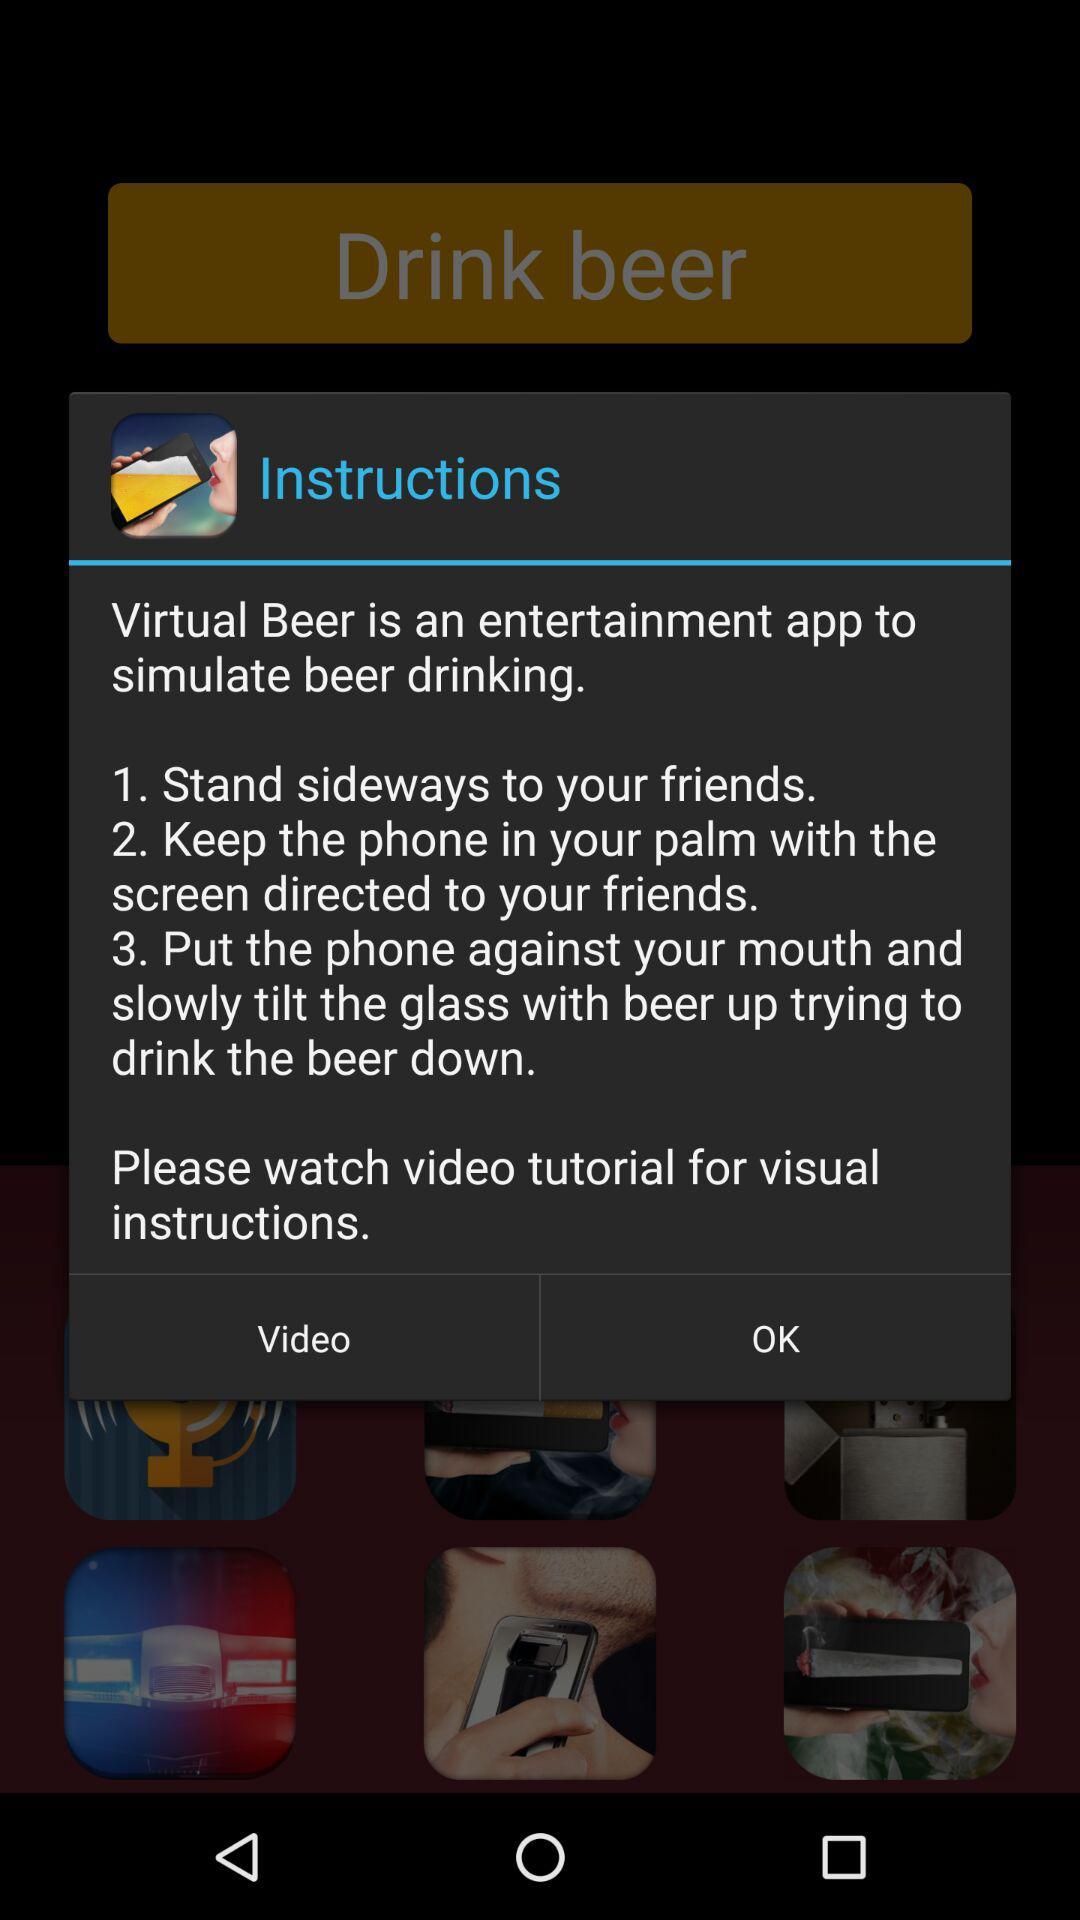 The height and width of the screenshot is (1920, 1080). What do you see at coordinates (304, 1338) in the screenshot?
I see `the icon at the bottom left corner` at bounding box center [304, 1338].